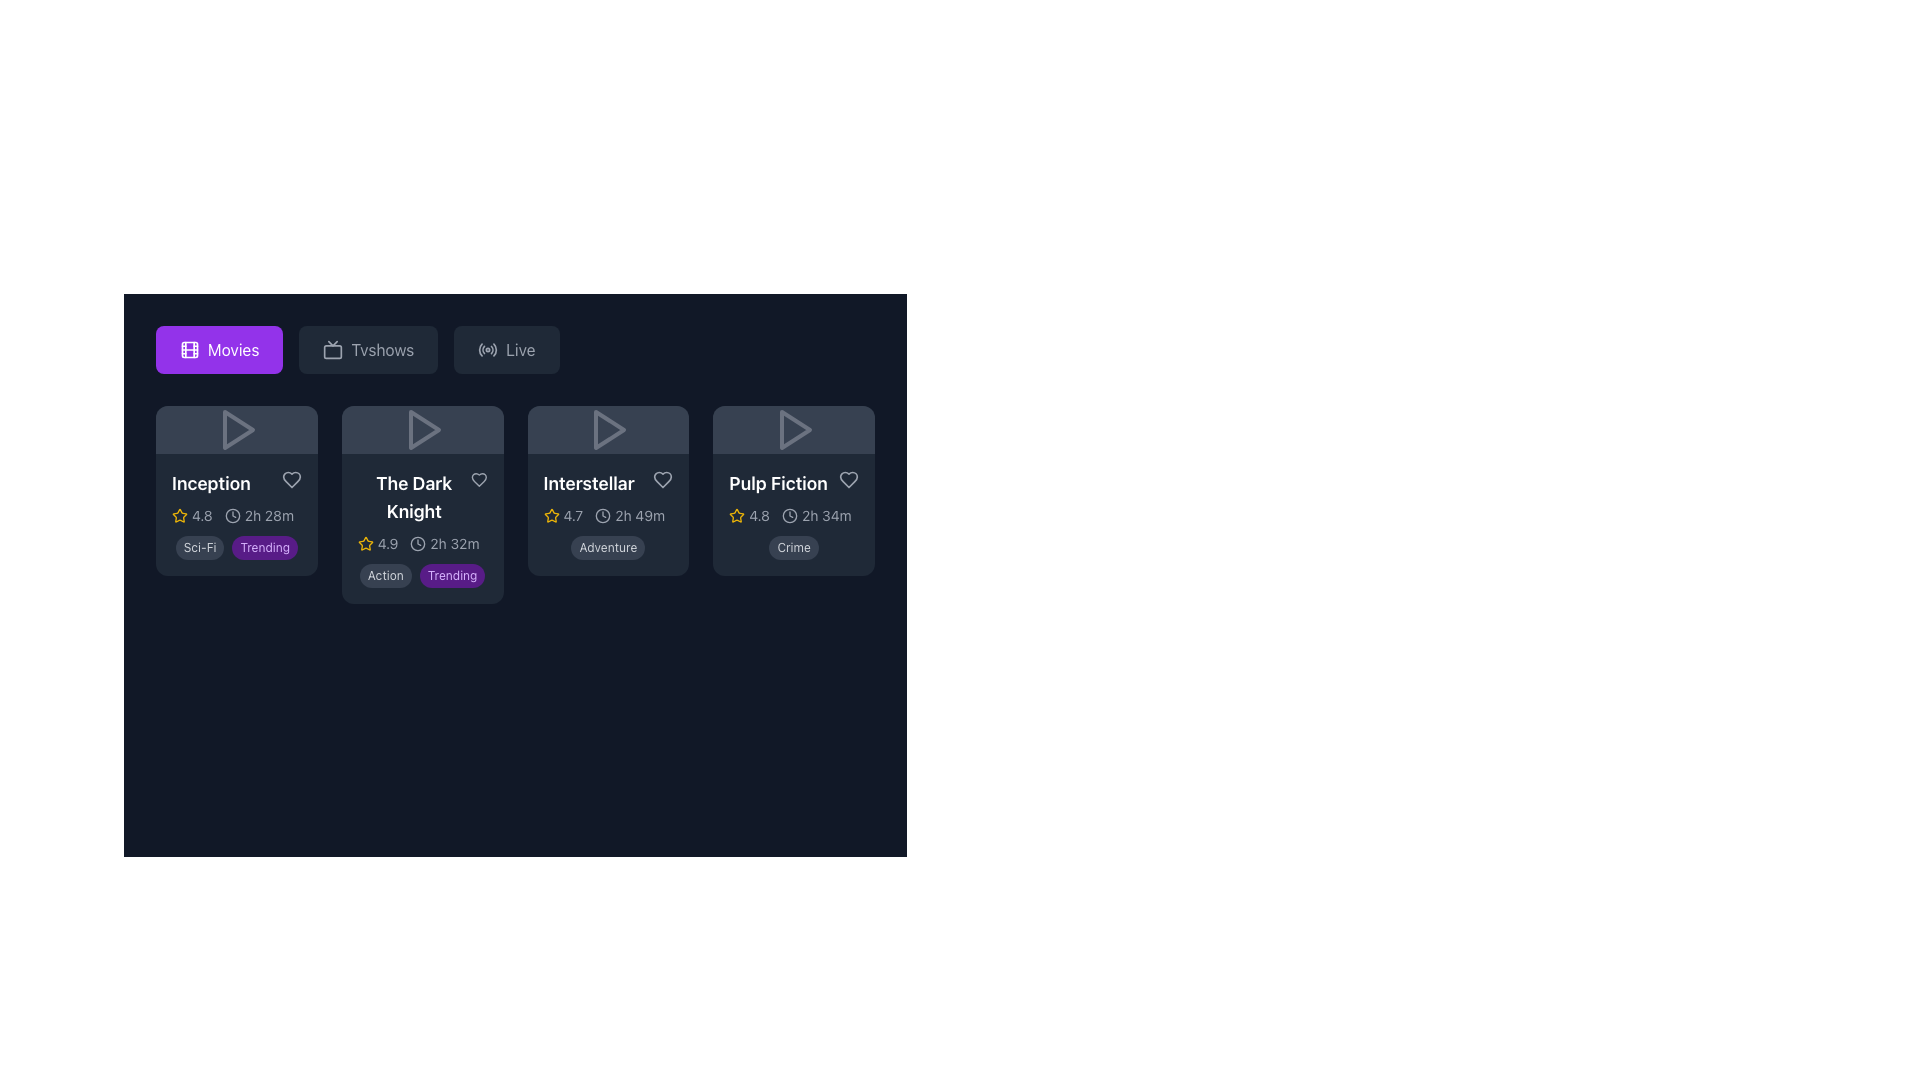 The width and height of the screenshot is (1920, 1080). I want to click on the star-shaped icon styled in yellow, which is positioned to the left of the text displaying '4.7' in the 'Interstellar' movie rating section, so click(551, 515).